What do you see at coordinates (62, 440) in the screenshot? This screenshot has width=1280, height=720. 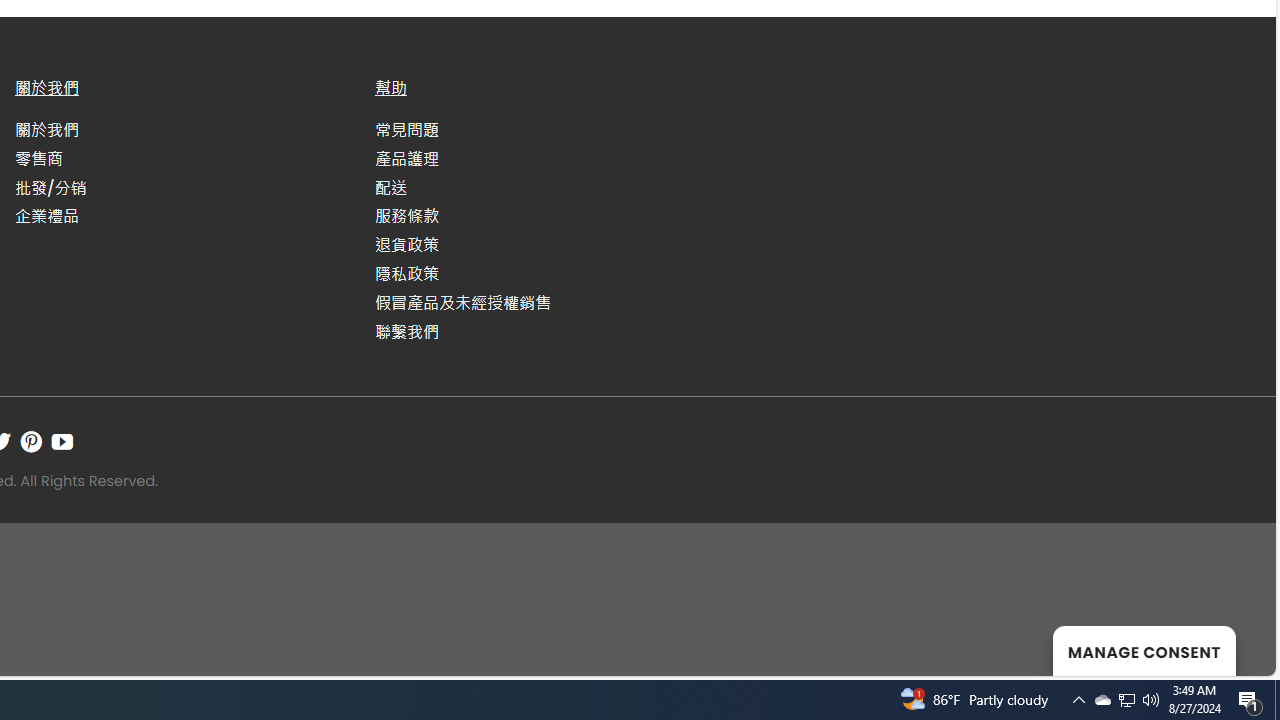 I see `'Follow on YouTube'` at bounding box center [62, 440].